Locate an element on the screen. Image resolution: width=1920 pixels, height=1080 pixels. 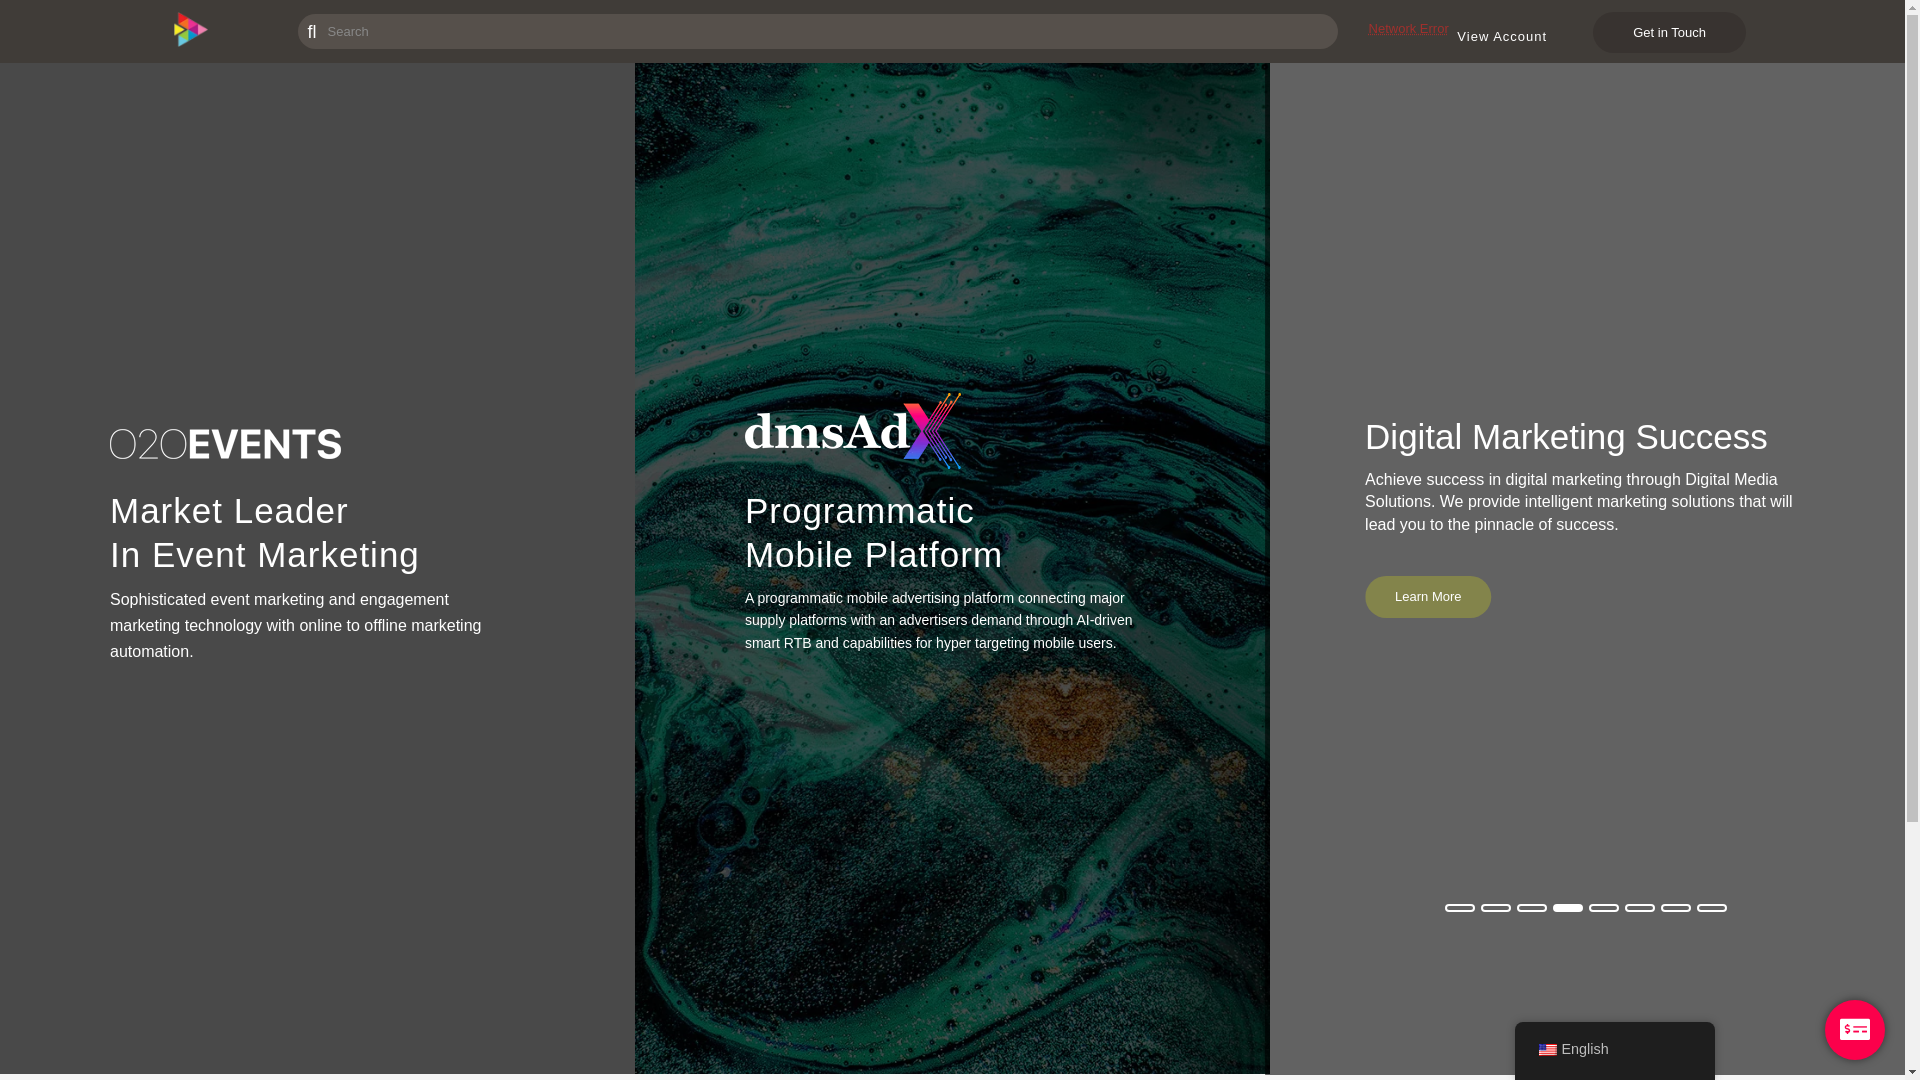
'4' is located at coordinates (1567, 907).